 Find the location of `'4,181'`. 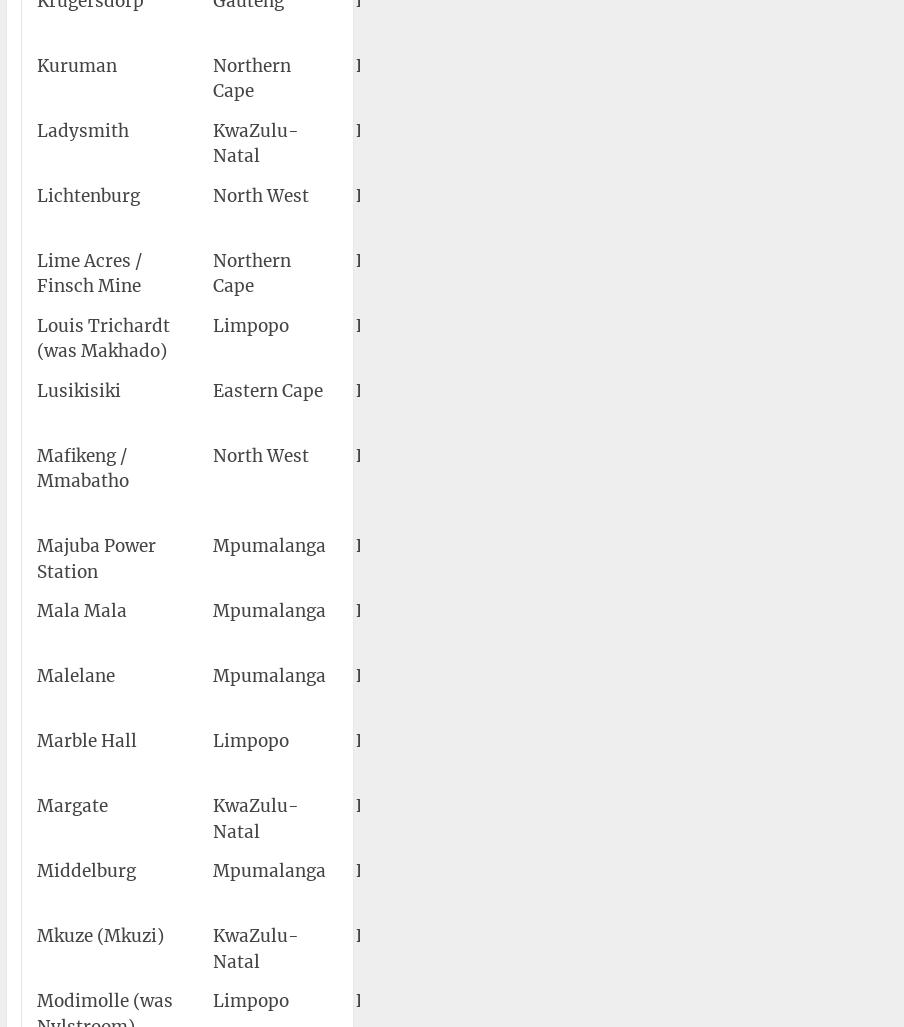

'4,181' is located at coordinates (858, 453).